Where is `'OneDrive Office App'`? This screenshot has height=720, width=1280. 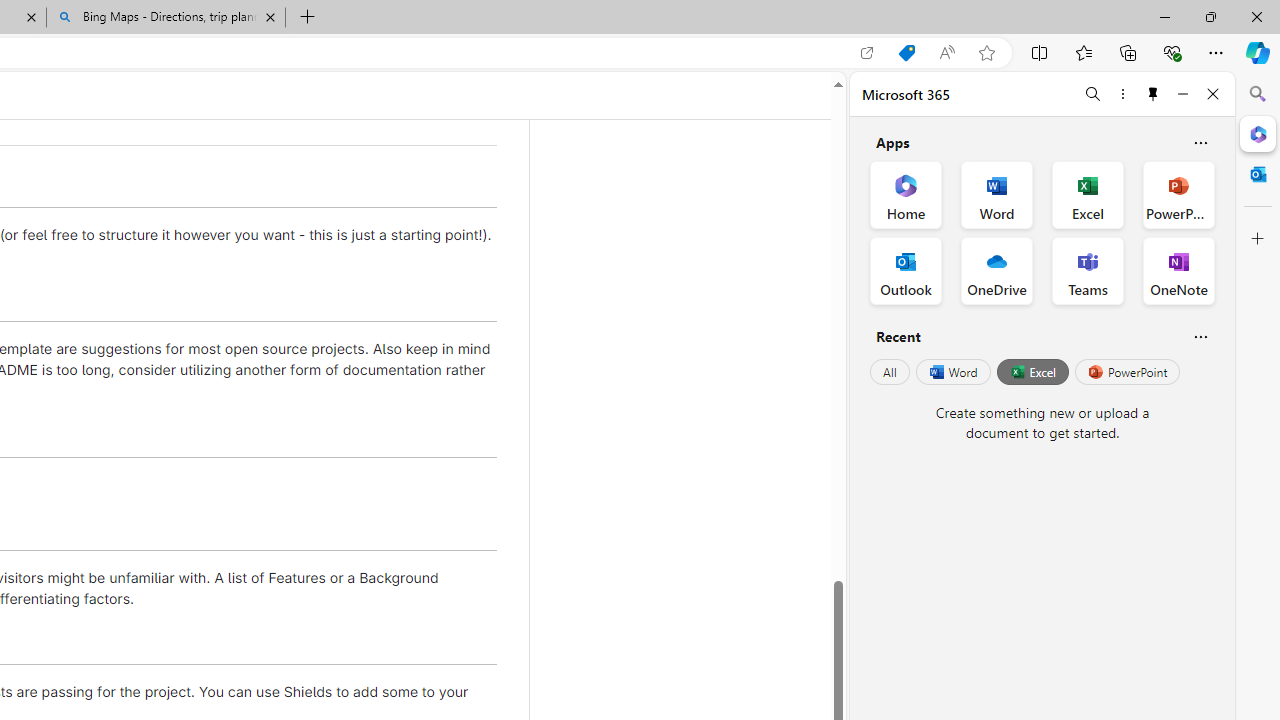 'OneDrive Office App' is located at coordinates (997, 271).